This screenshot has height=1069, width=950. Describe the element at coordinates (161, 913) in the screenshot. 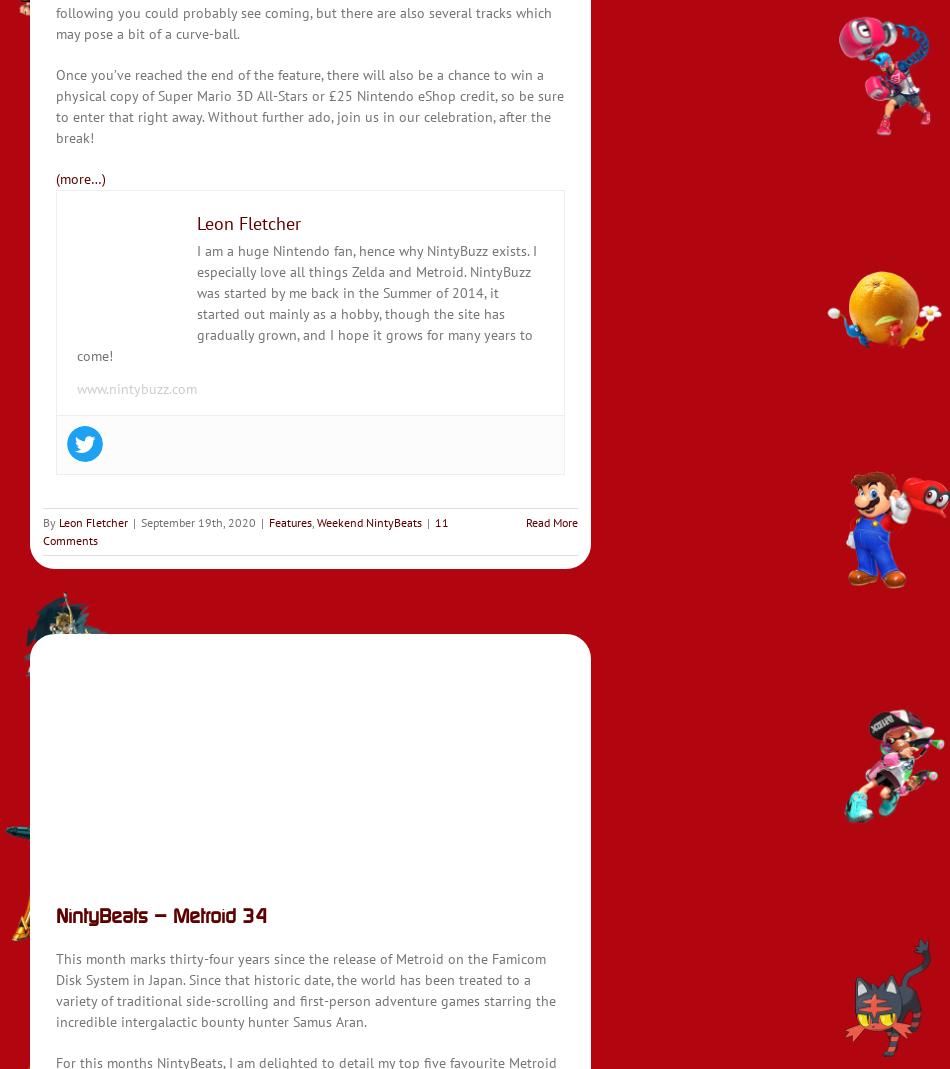

I see `'NintyBeats – Metroid 34'` at that location.